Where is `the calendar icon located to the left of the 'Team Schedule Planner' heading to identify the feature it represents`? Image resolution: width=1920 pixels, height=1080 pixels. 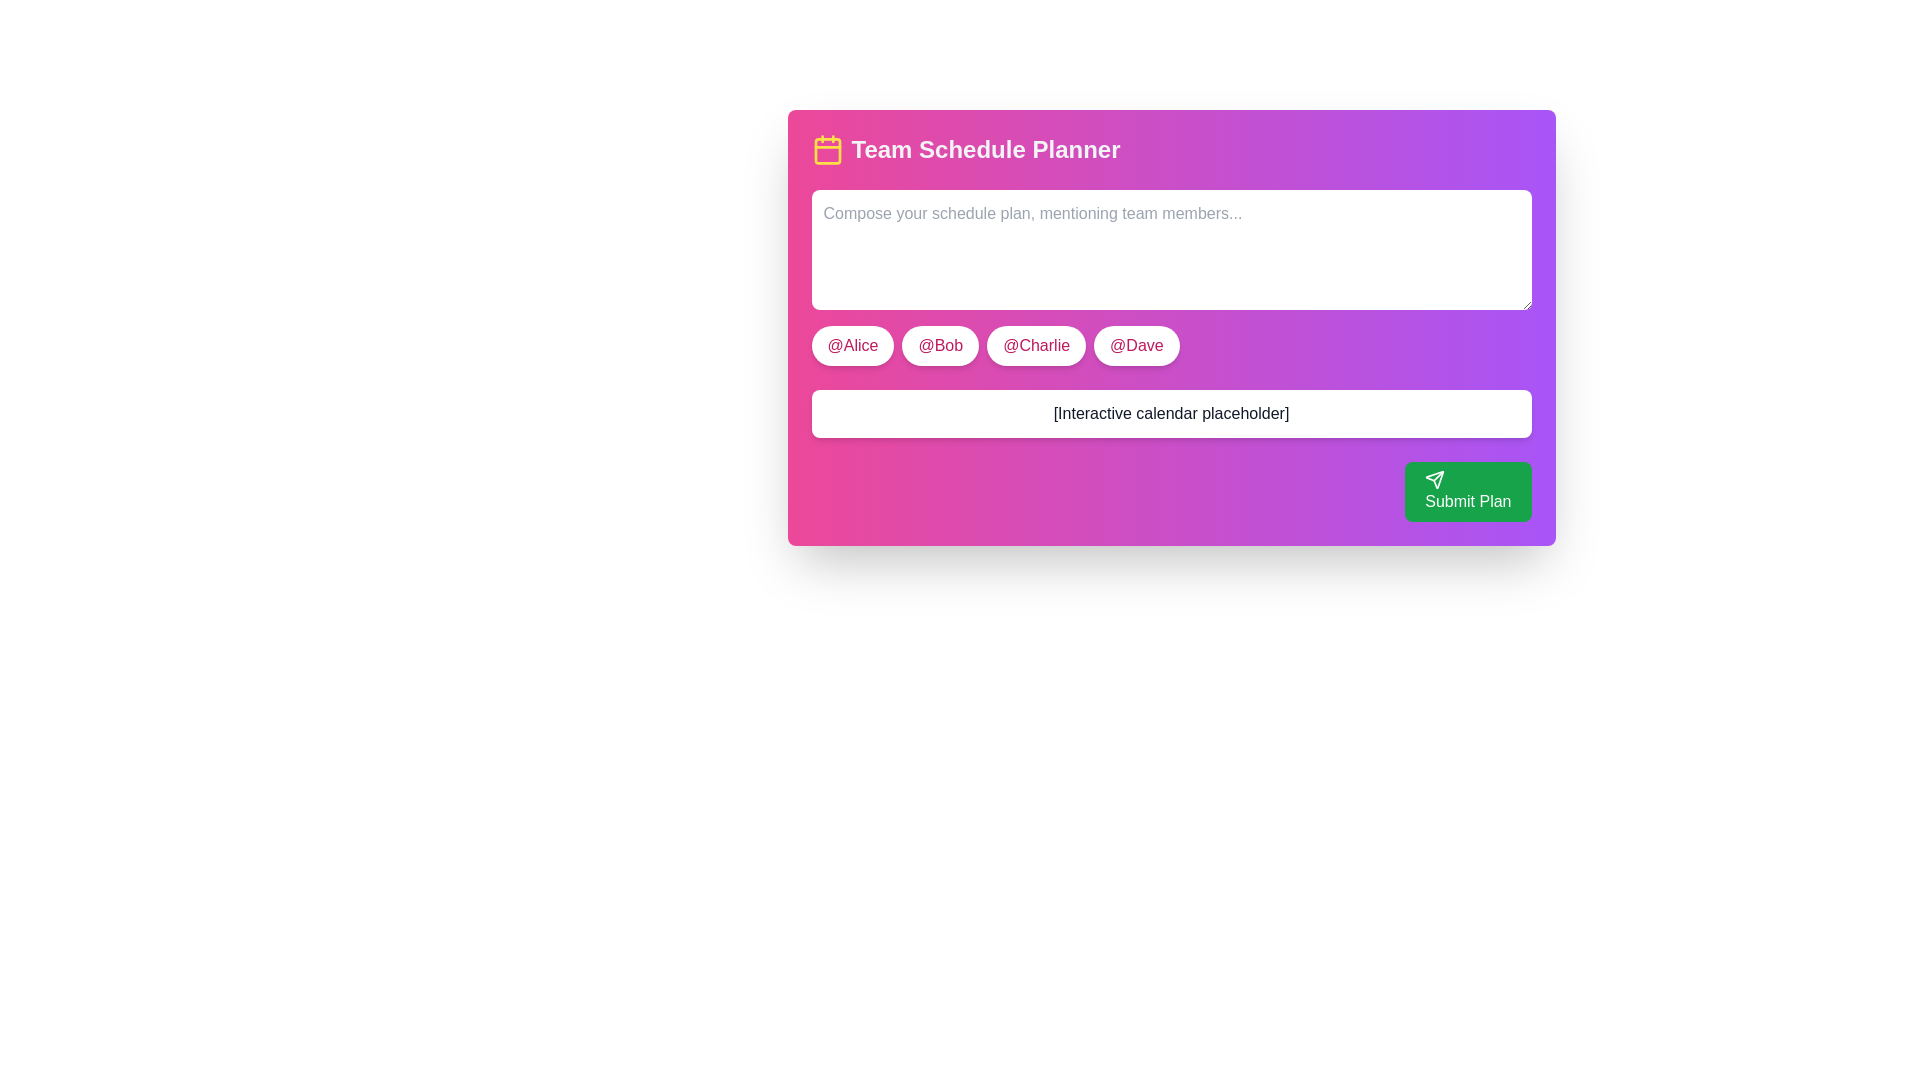
the calendar icon located to the left of the 'Team Schedule Planner' heading to identify the feature it represents is located at coordinates (827, 149).